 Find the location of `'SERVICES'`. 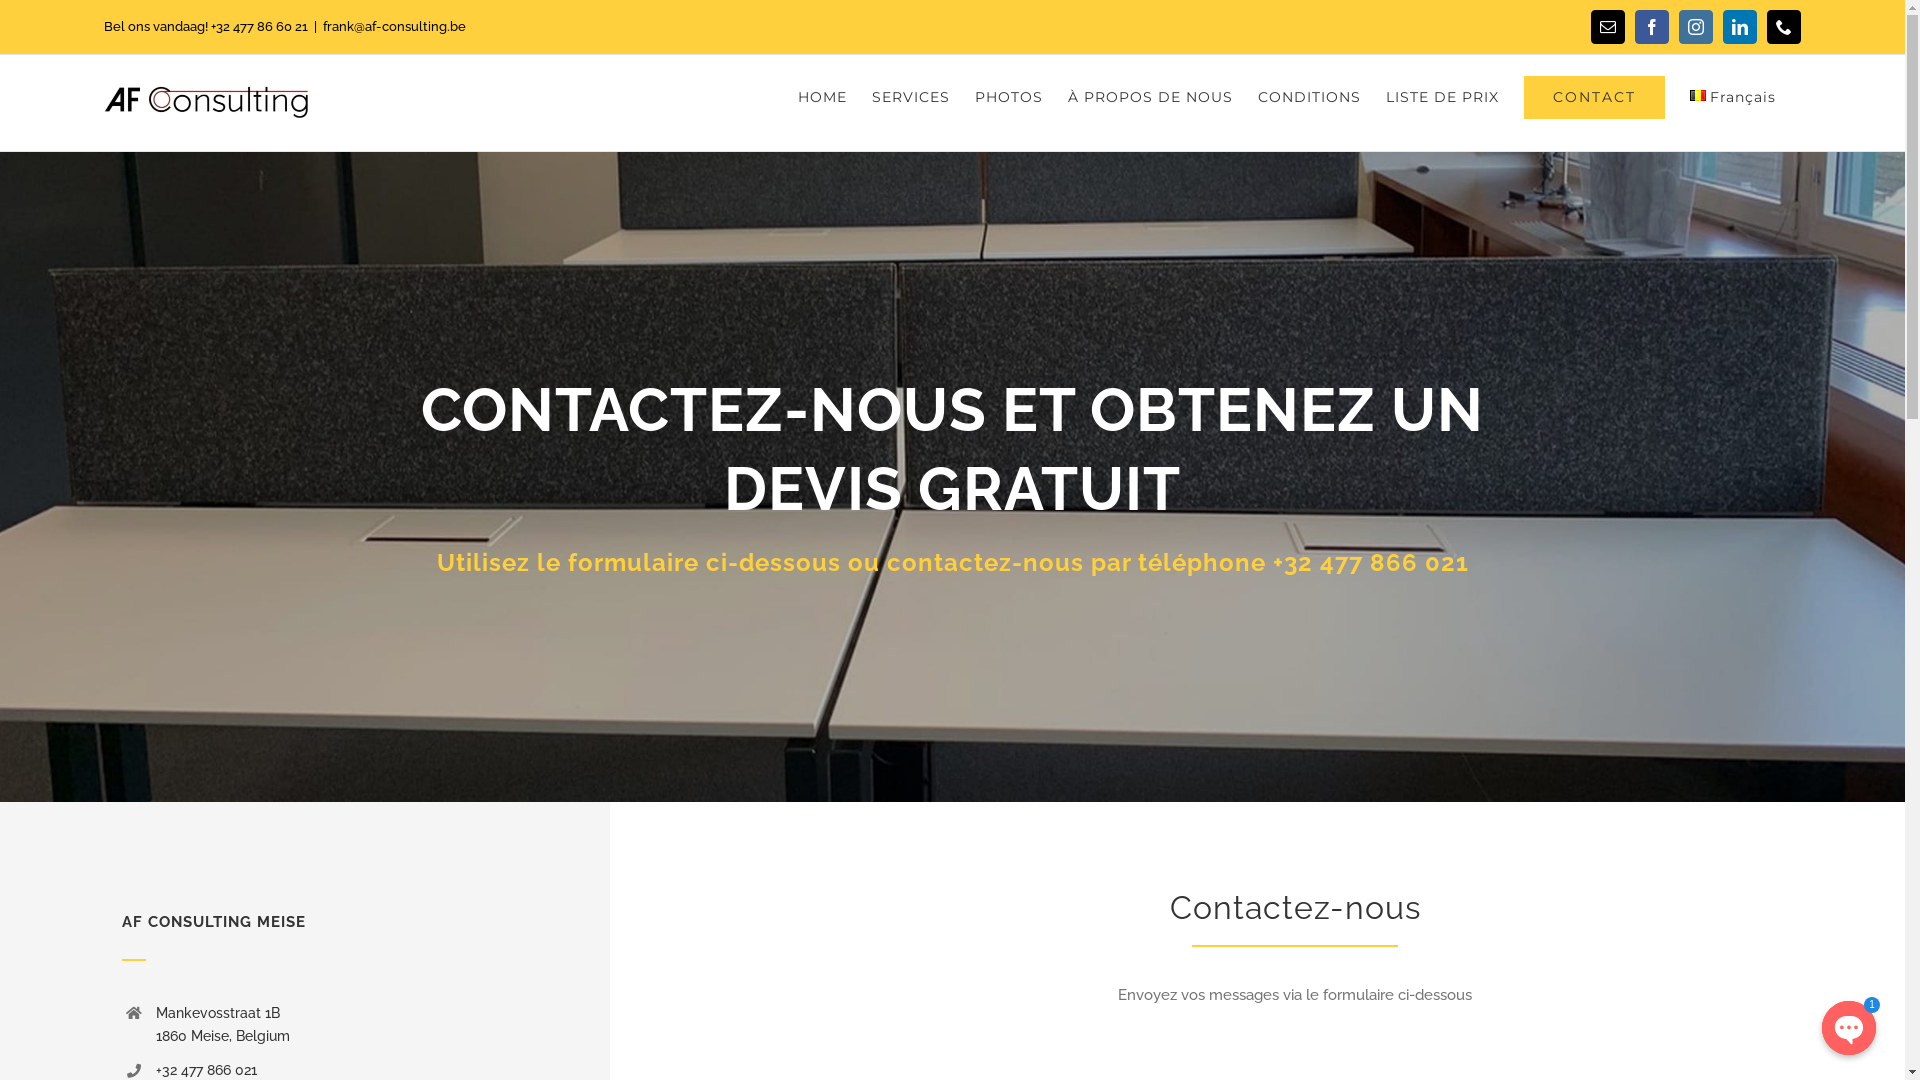

'SERVICES' is located at coordinates (910, 96).